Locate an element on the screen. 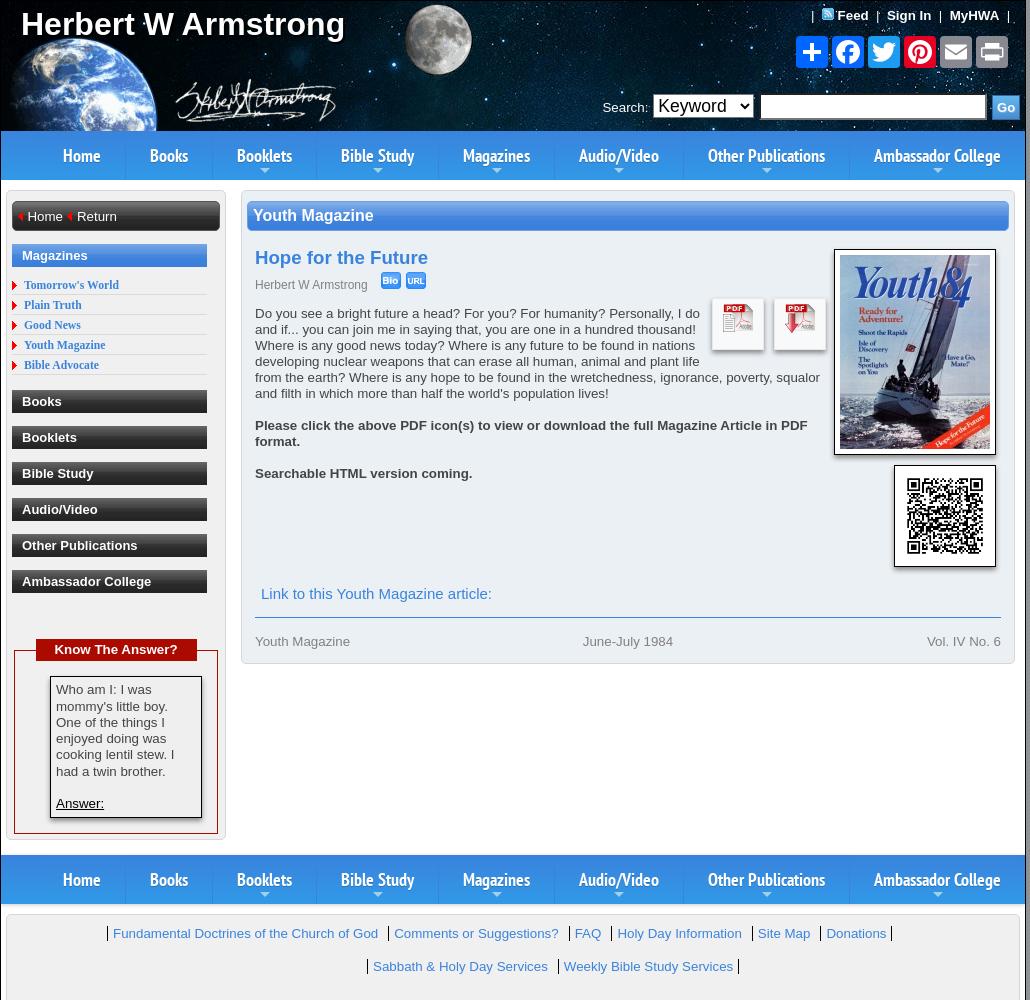  'Ordained:' is located at coordinates (480, 373).